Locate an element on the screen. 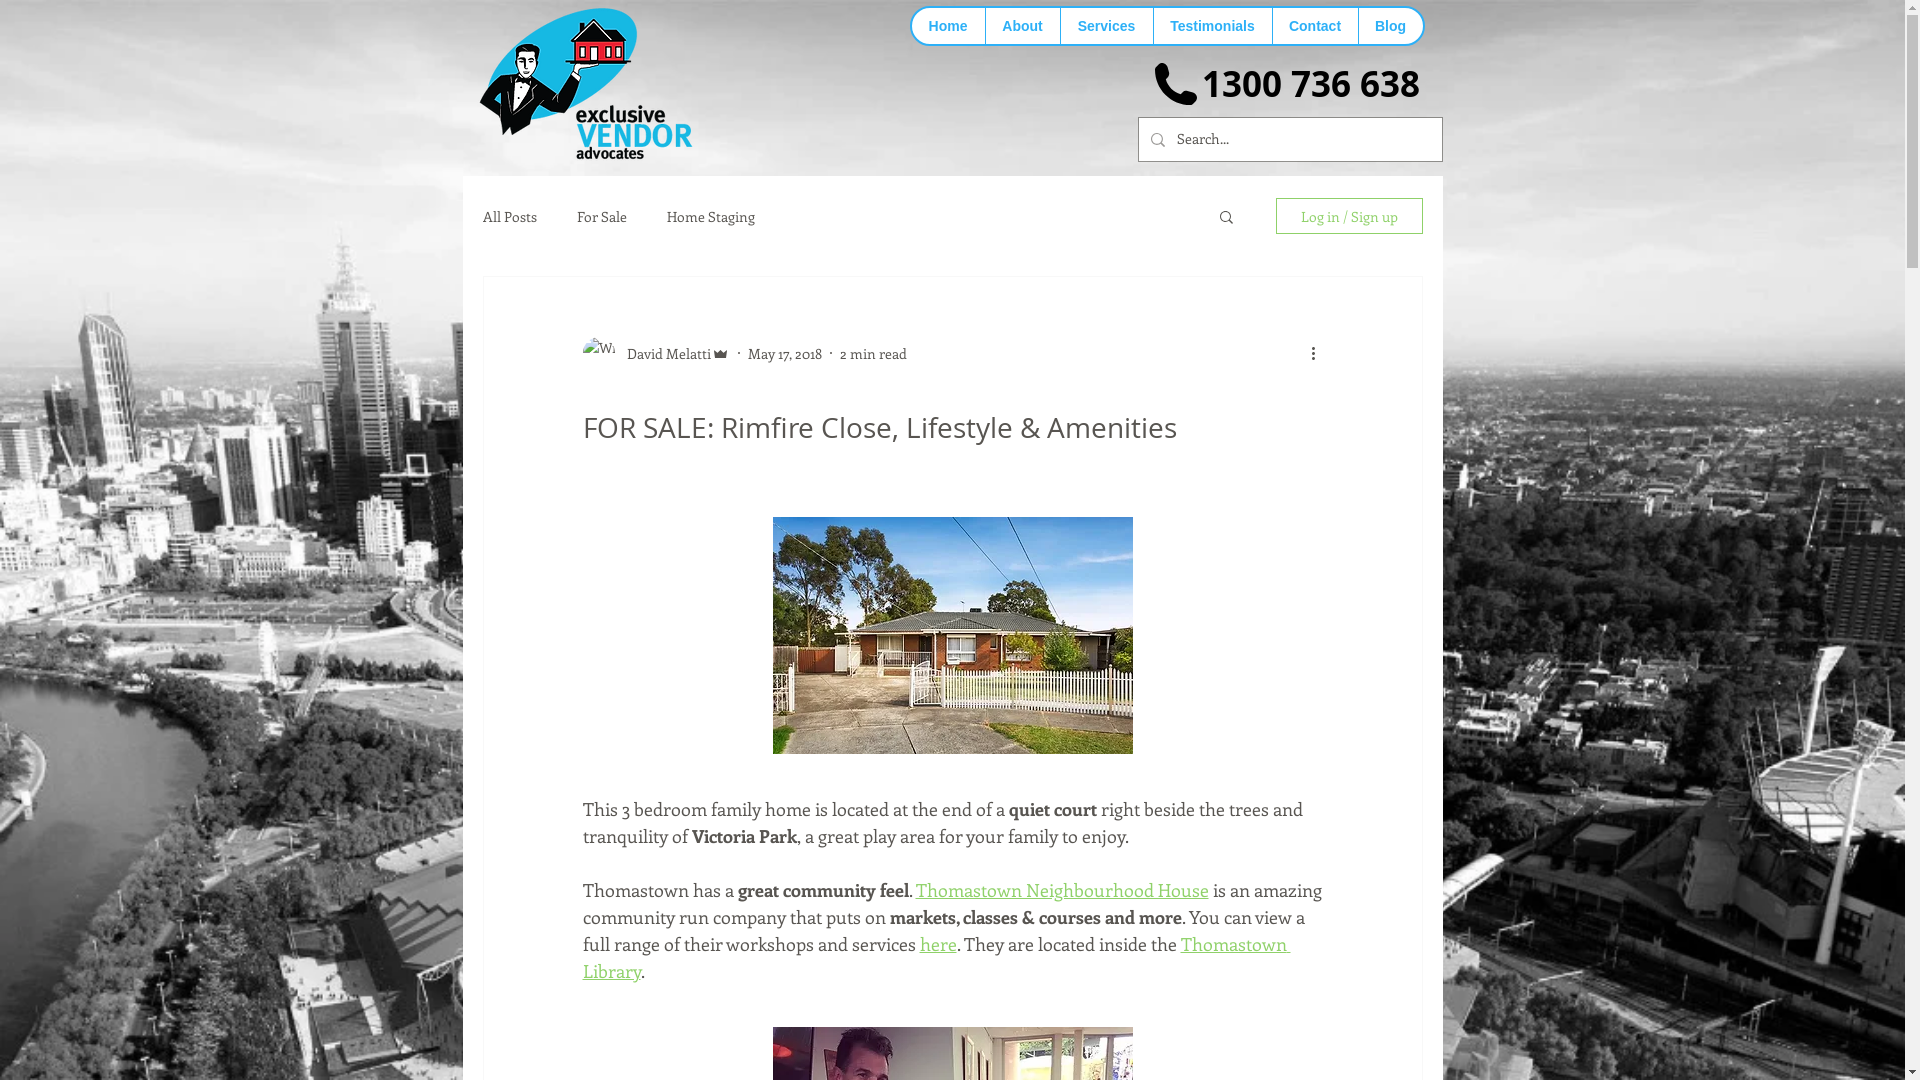  'Testimonials' is located at coordinates (1210, 26).